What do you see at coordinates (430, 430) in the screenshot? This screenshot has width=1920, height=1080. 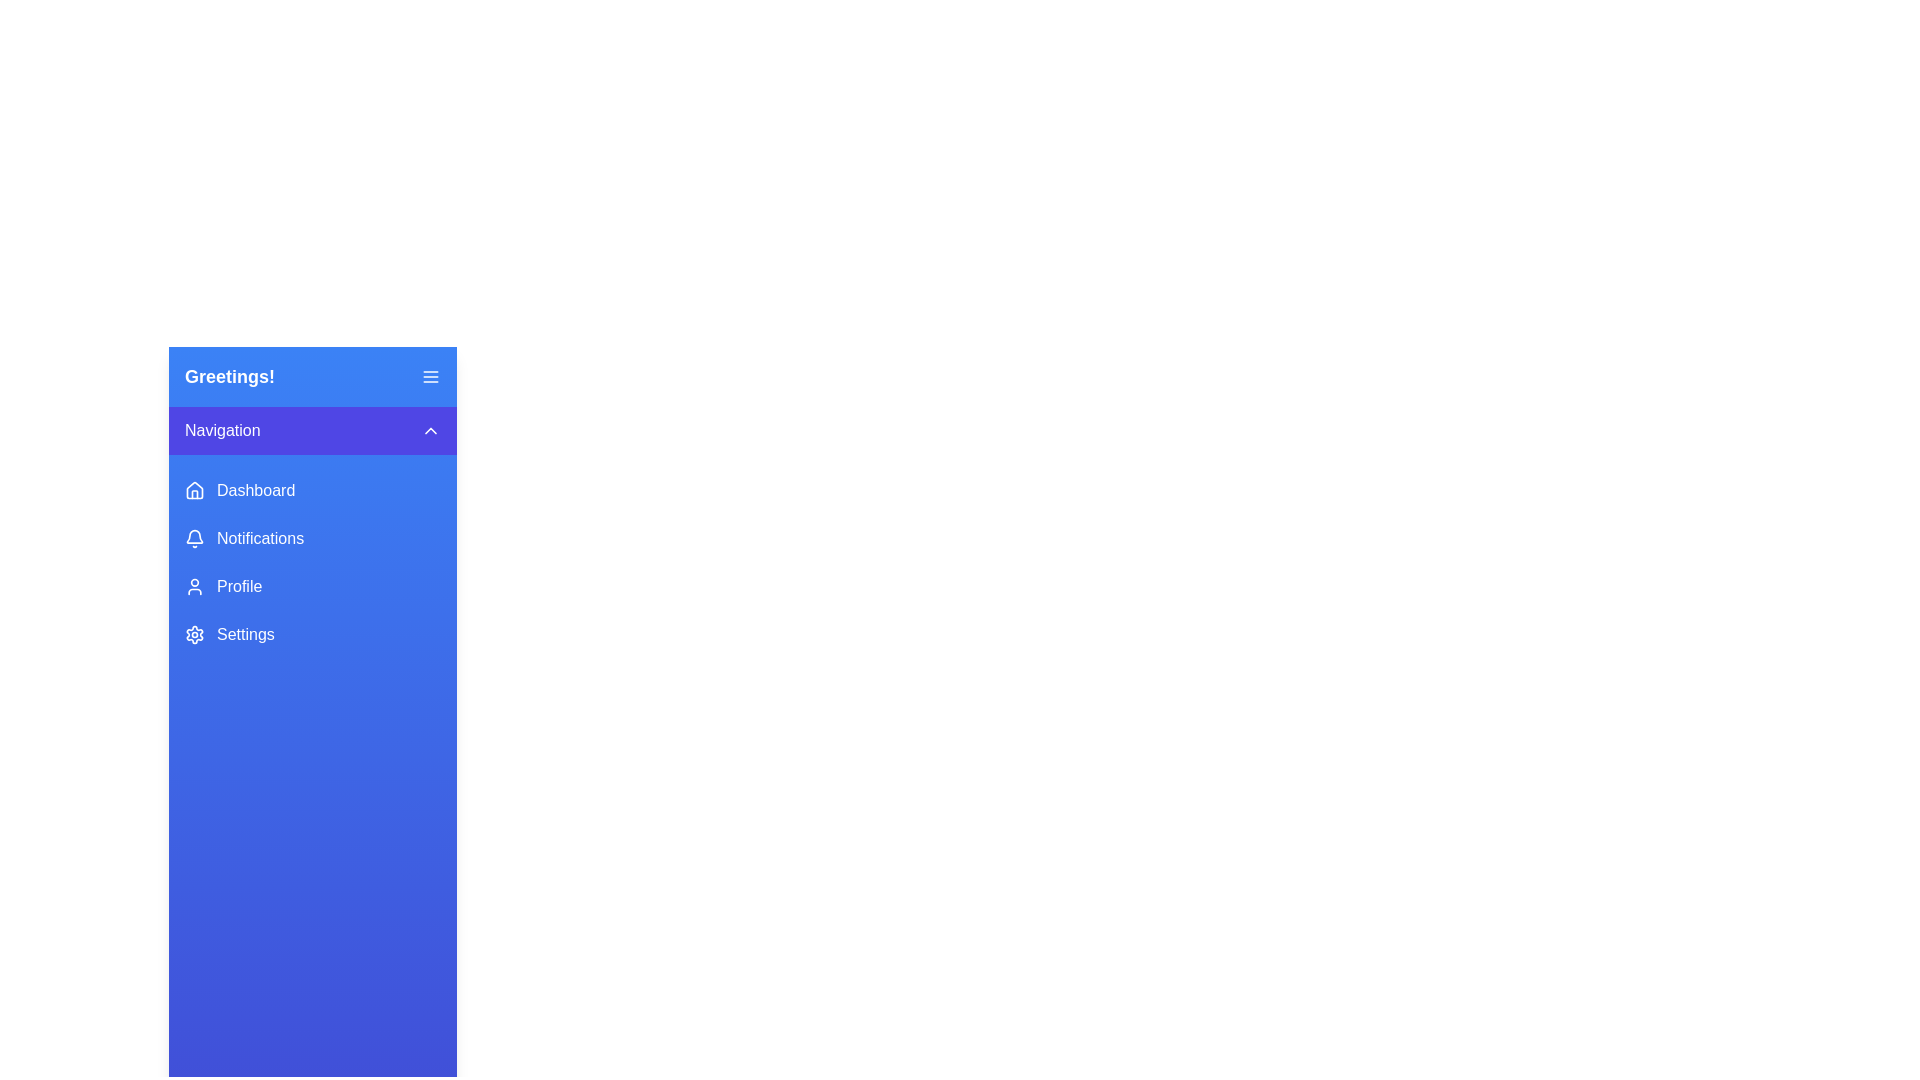 I see `the small upward-pointing chevron icon located on the right edge of the purple 'Navigation' bar` at bounding box center [430, 430].